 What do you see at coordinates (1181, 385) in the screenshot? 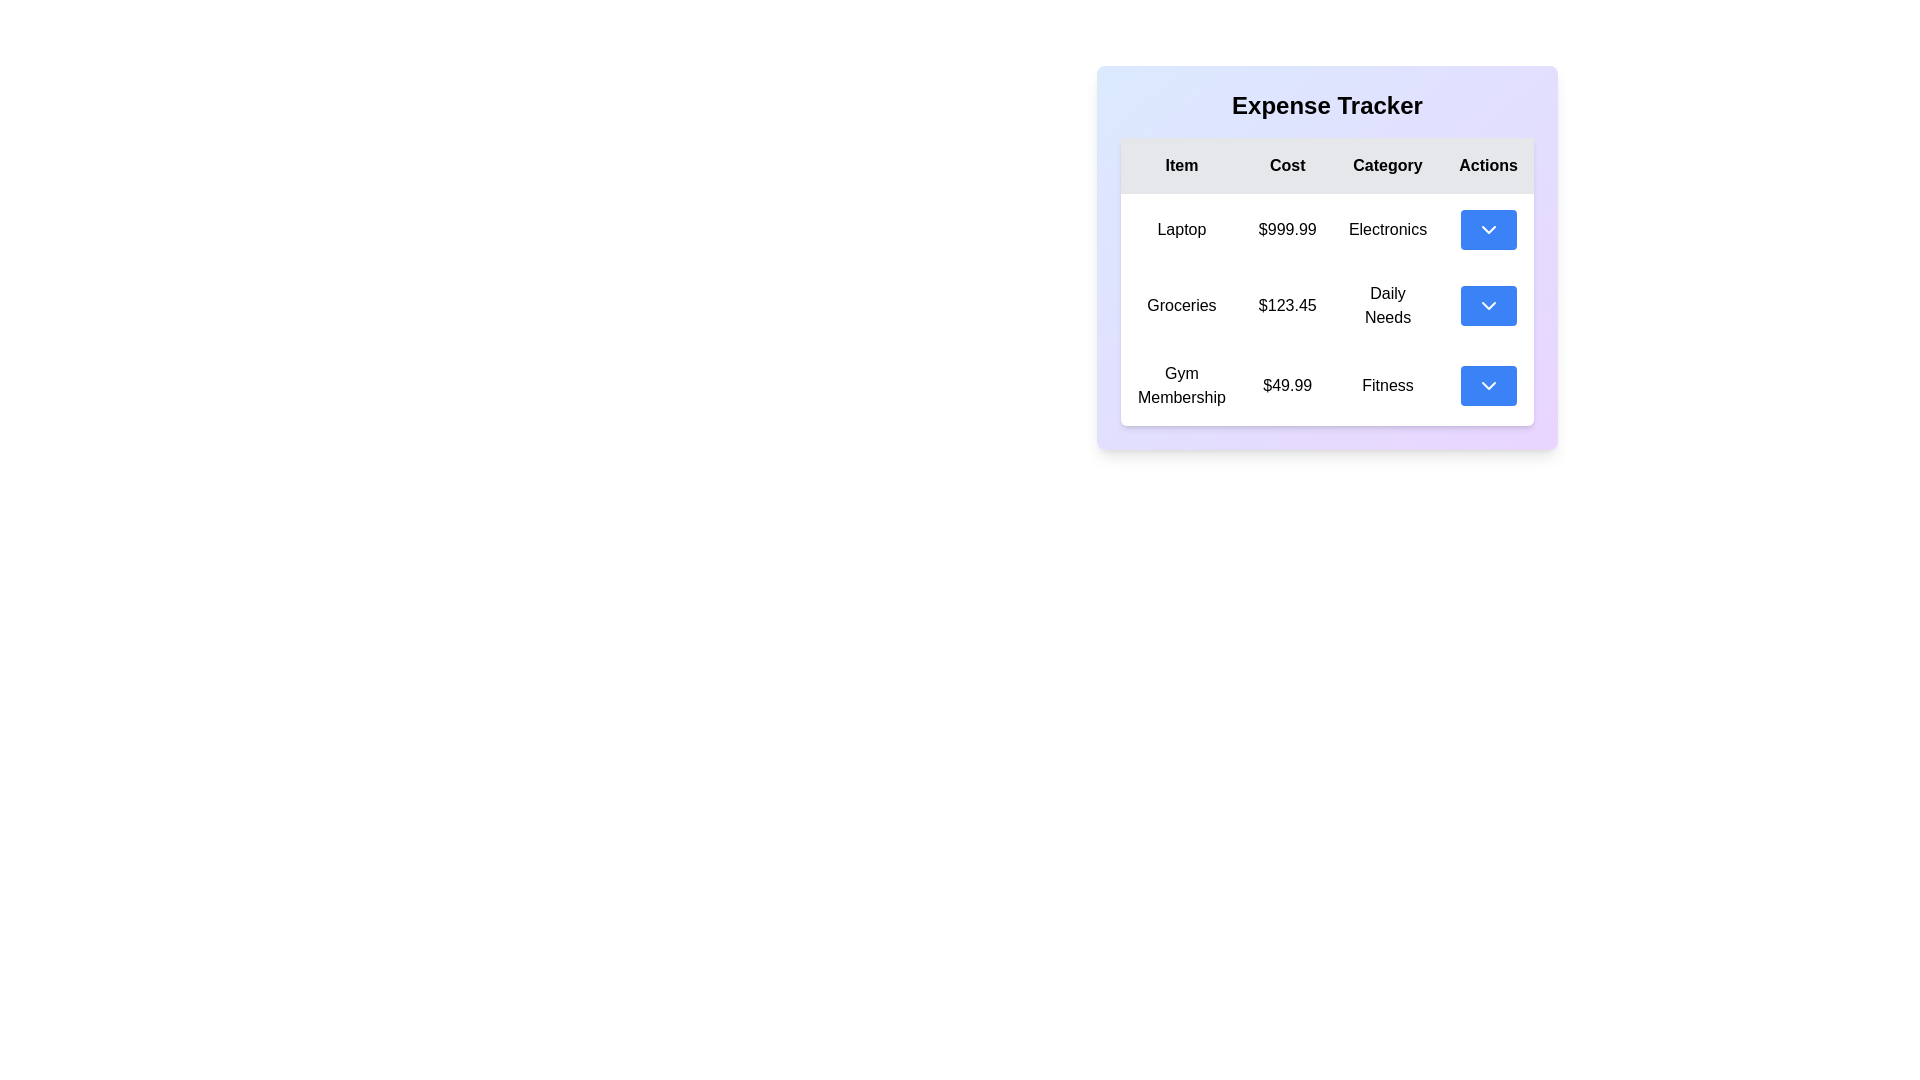
I see `the 'Gym Membership' label in the third row of the table, which is the first text component under the 'Item' column` at bounding box center [1181, 385].